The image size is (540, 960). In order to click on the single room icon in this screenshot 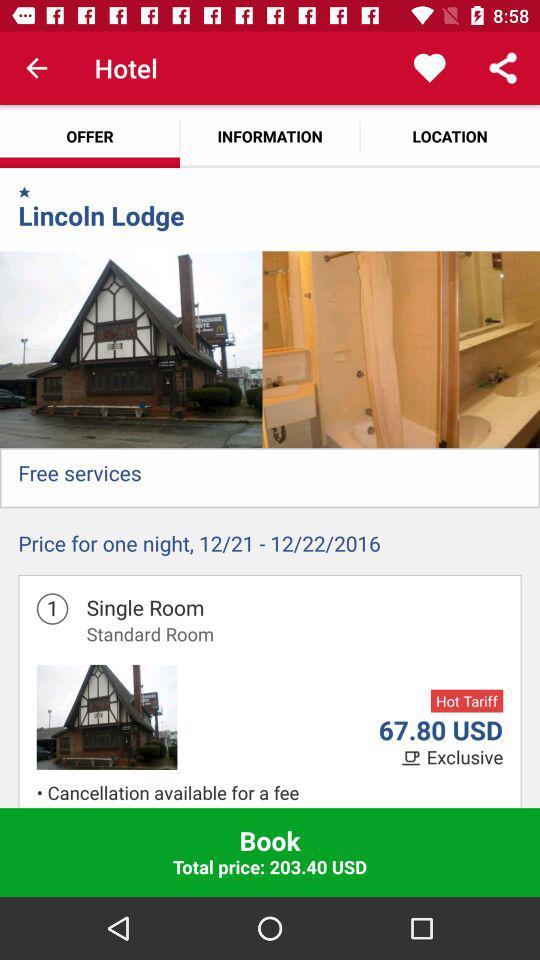, I will do `click(144, 606)`.